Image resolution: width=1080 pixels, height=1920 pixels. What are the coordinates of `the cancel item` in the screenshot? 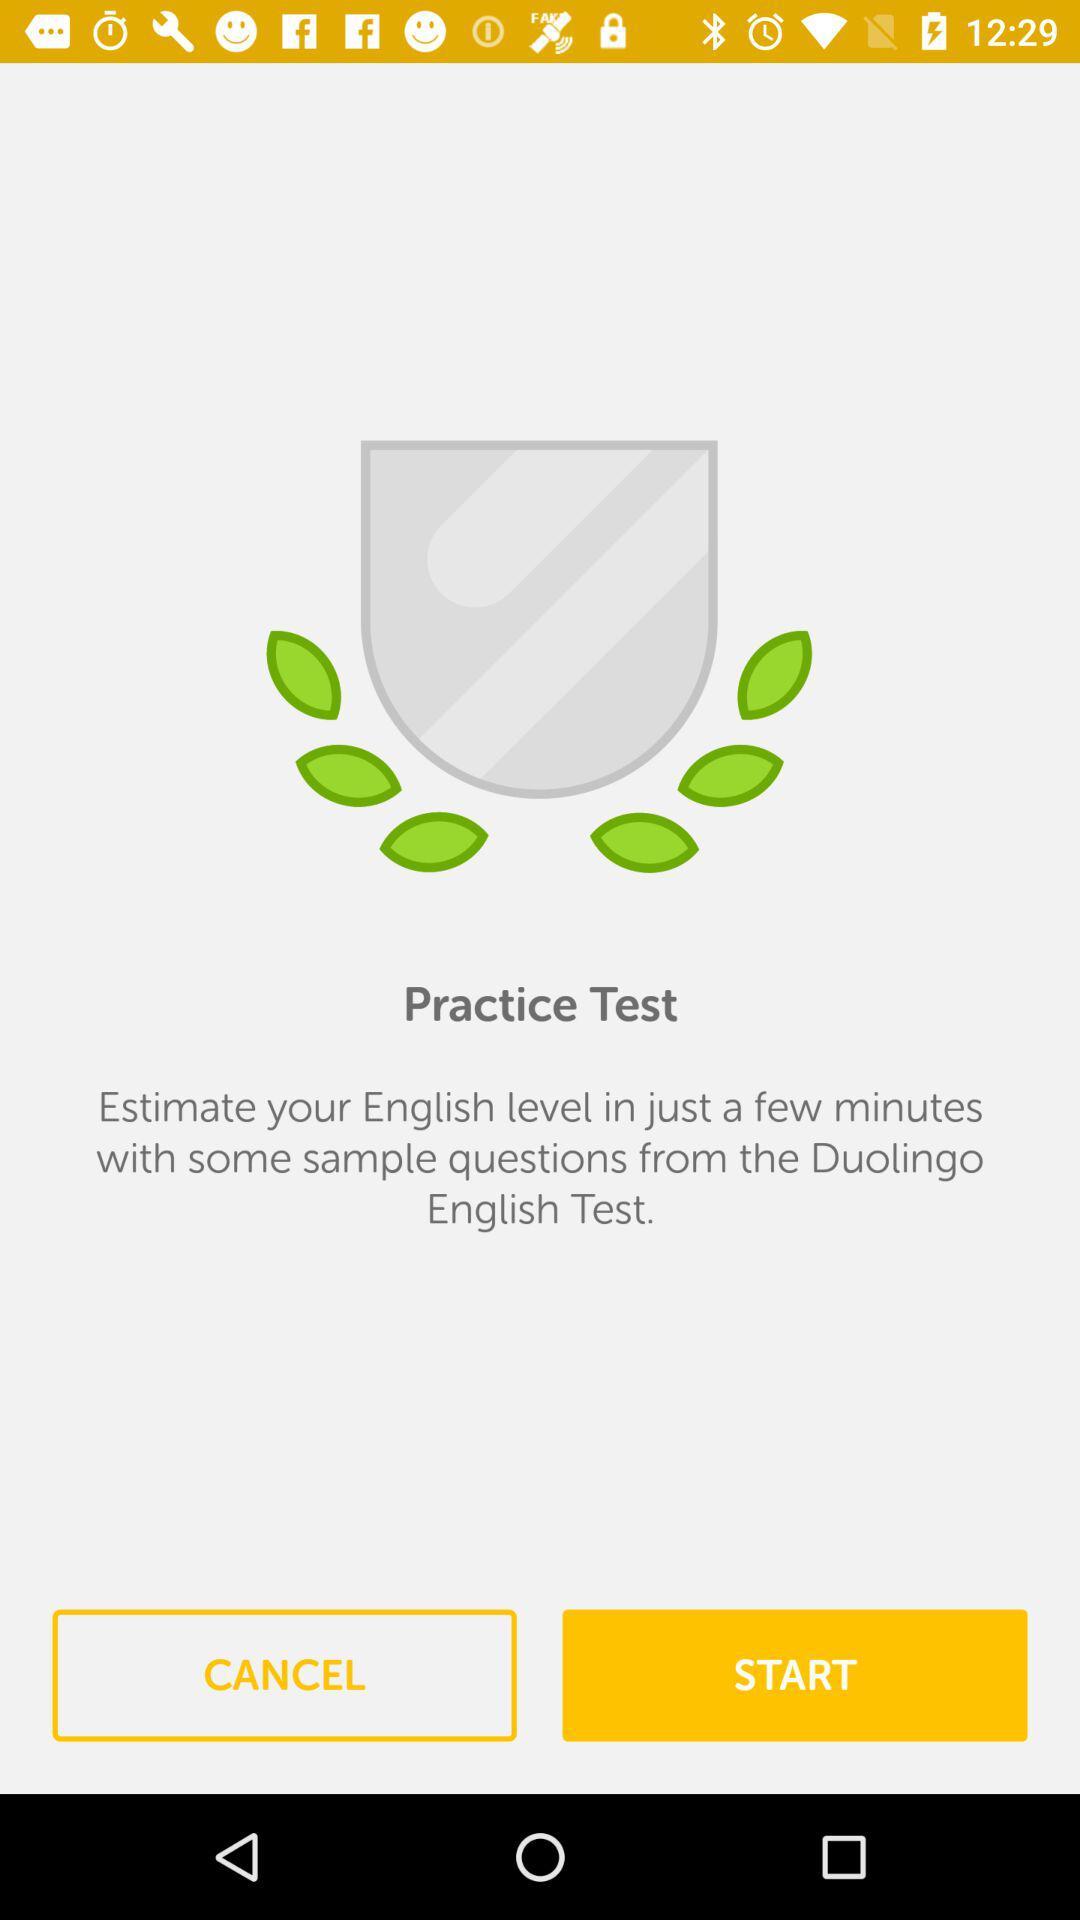 It's located at (284, 1675).